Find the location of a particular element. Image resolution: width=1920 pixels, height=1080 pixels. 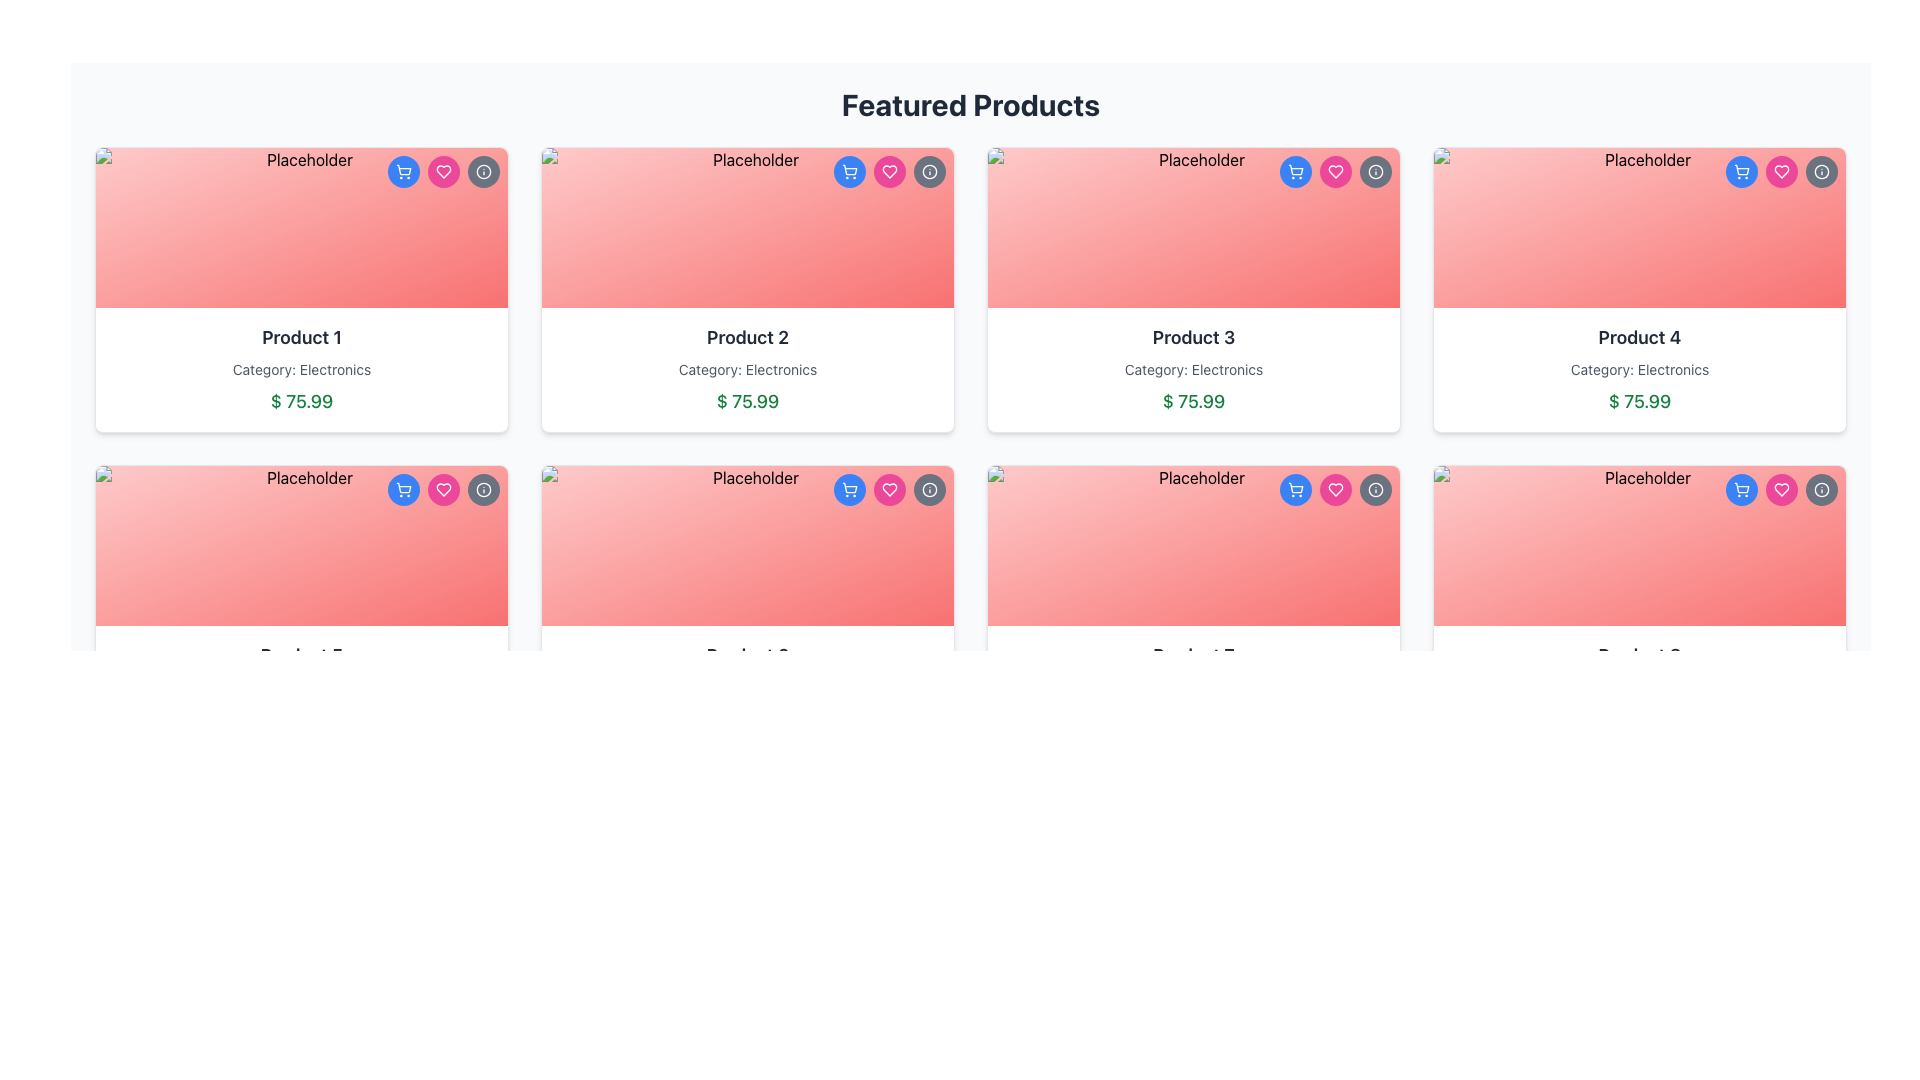

the 'Add to Cart' button located at the top-right corner of the 'Product 1' card to trigger tooltips or visual highlights is located at coordinates (402, 171).